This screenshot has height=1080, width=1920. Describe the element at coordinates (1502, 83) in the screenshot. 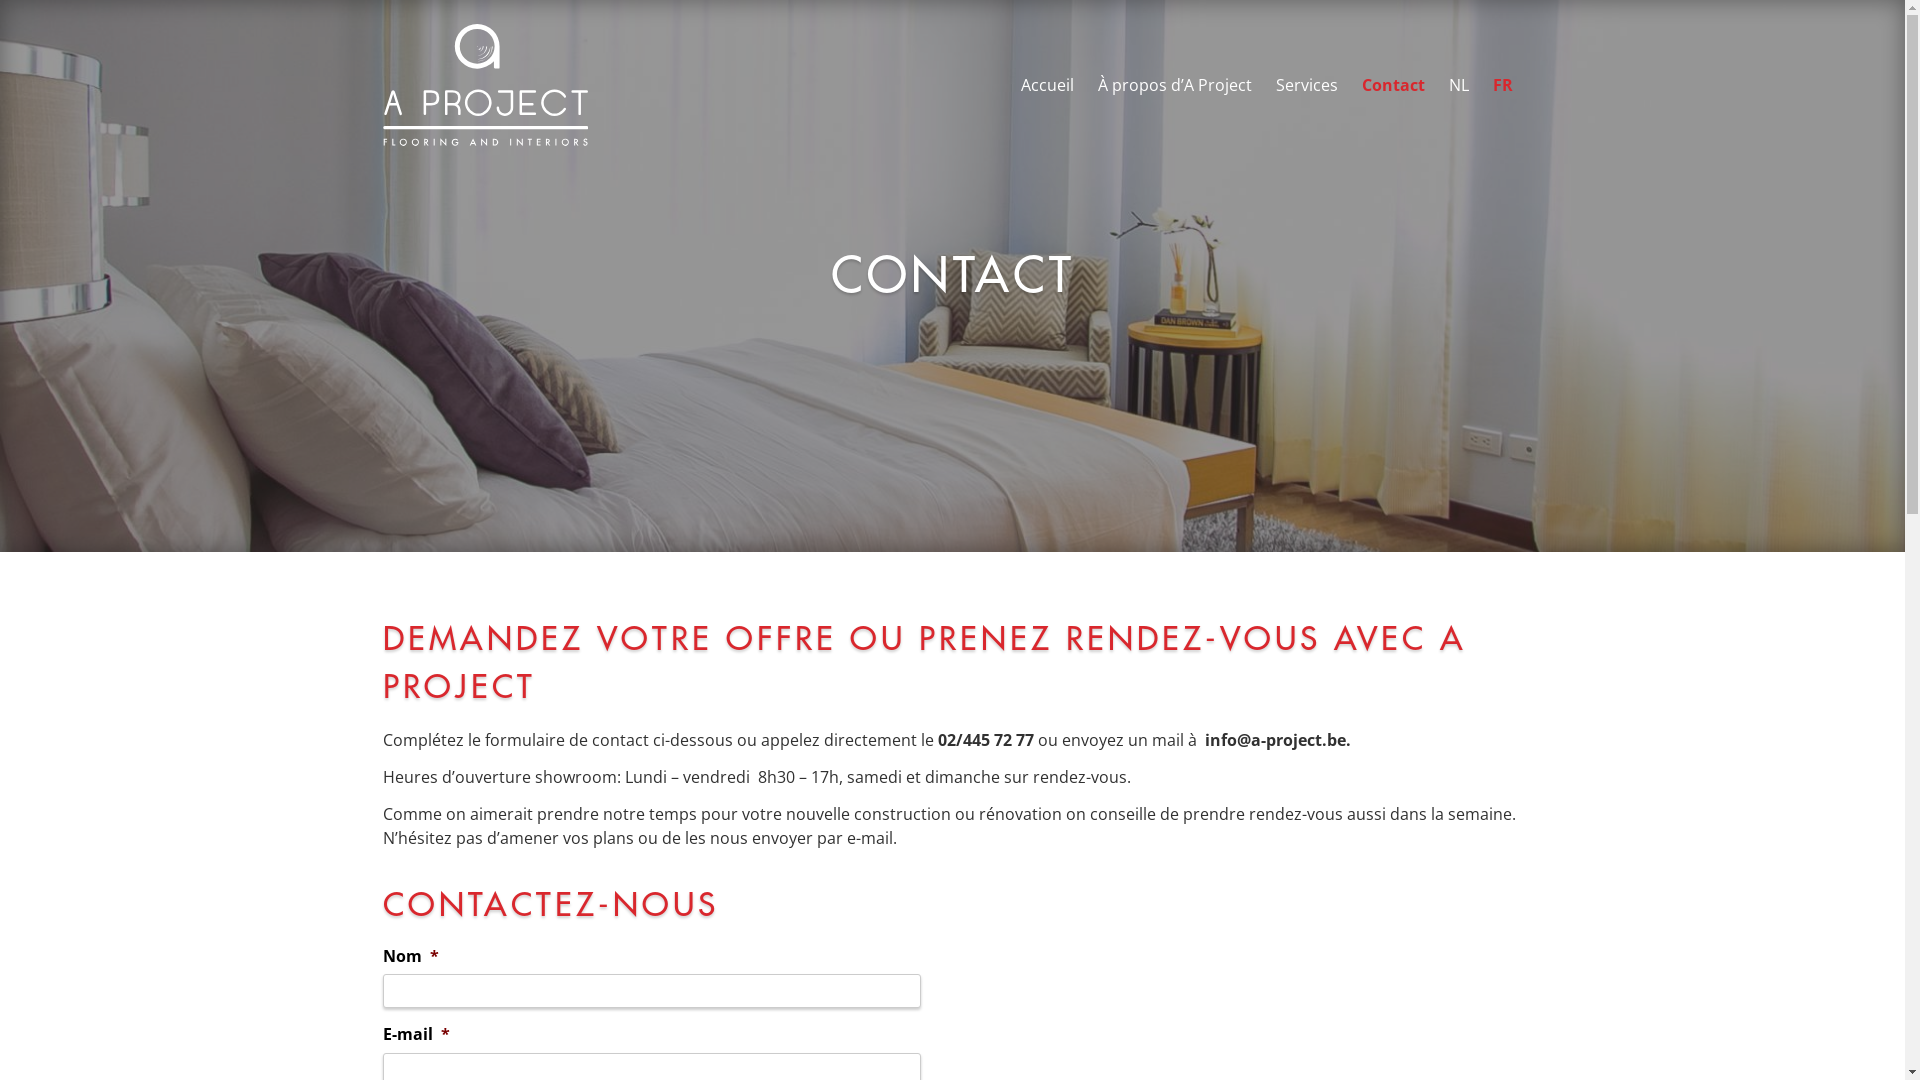

I see `'FR'` at that location.